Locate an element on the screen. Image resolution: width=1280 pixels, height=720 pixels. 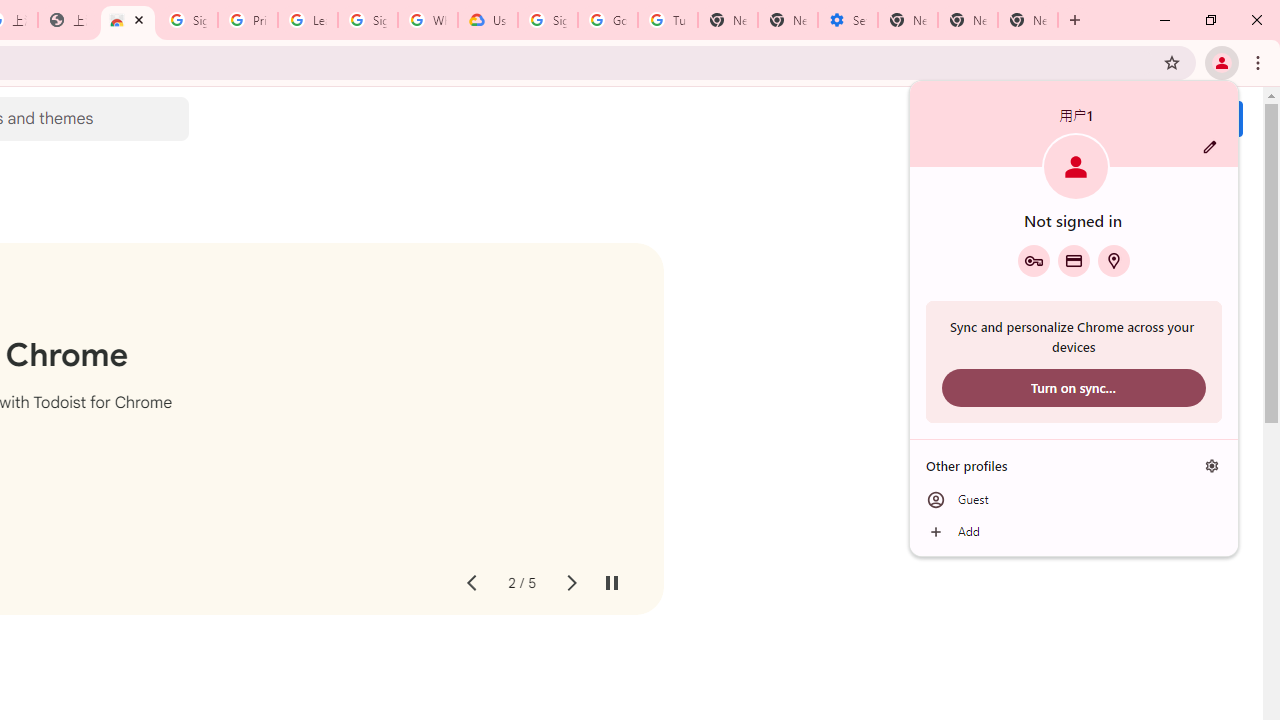
'Pause auto-play' is located at coordinates (610, 583).